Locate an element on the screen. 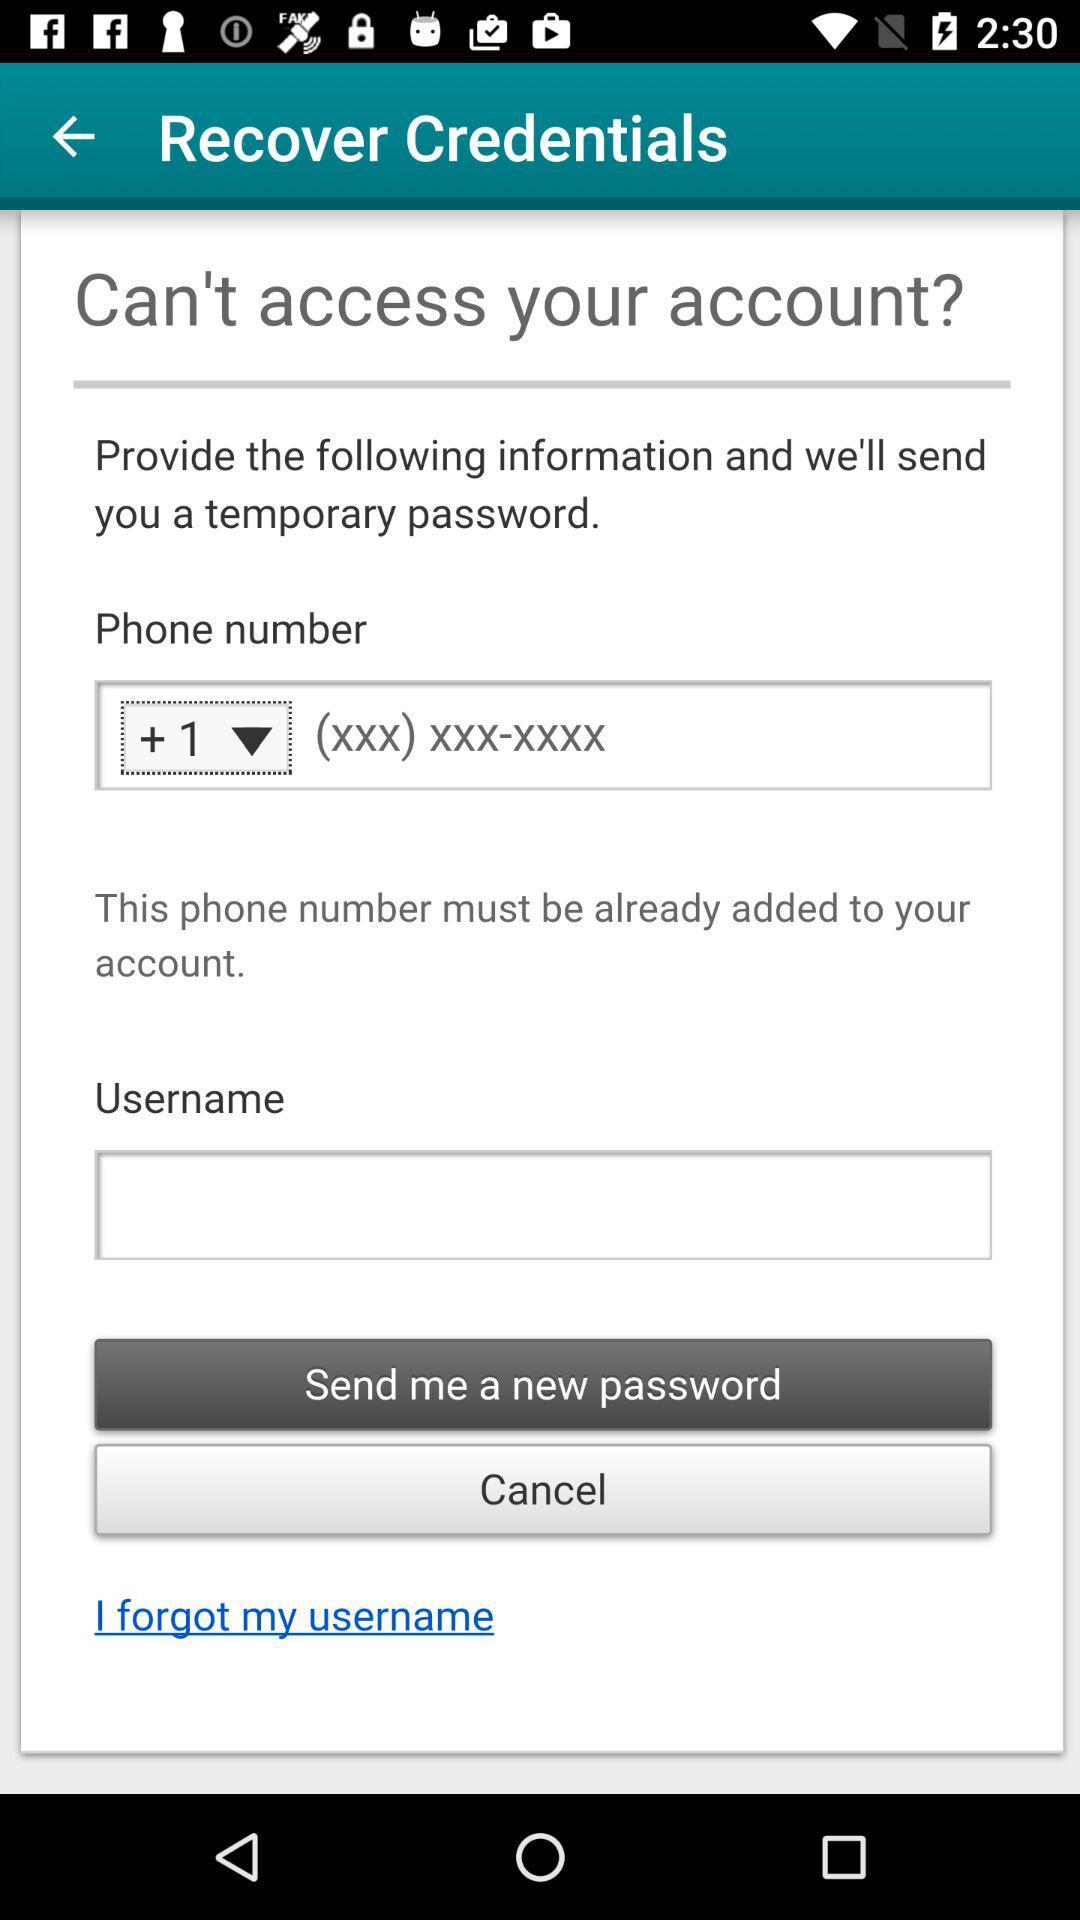 Image resolution: width=1080 pixels, height=1920 pixels. access your account is located at coordinates (540, 1002).